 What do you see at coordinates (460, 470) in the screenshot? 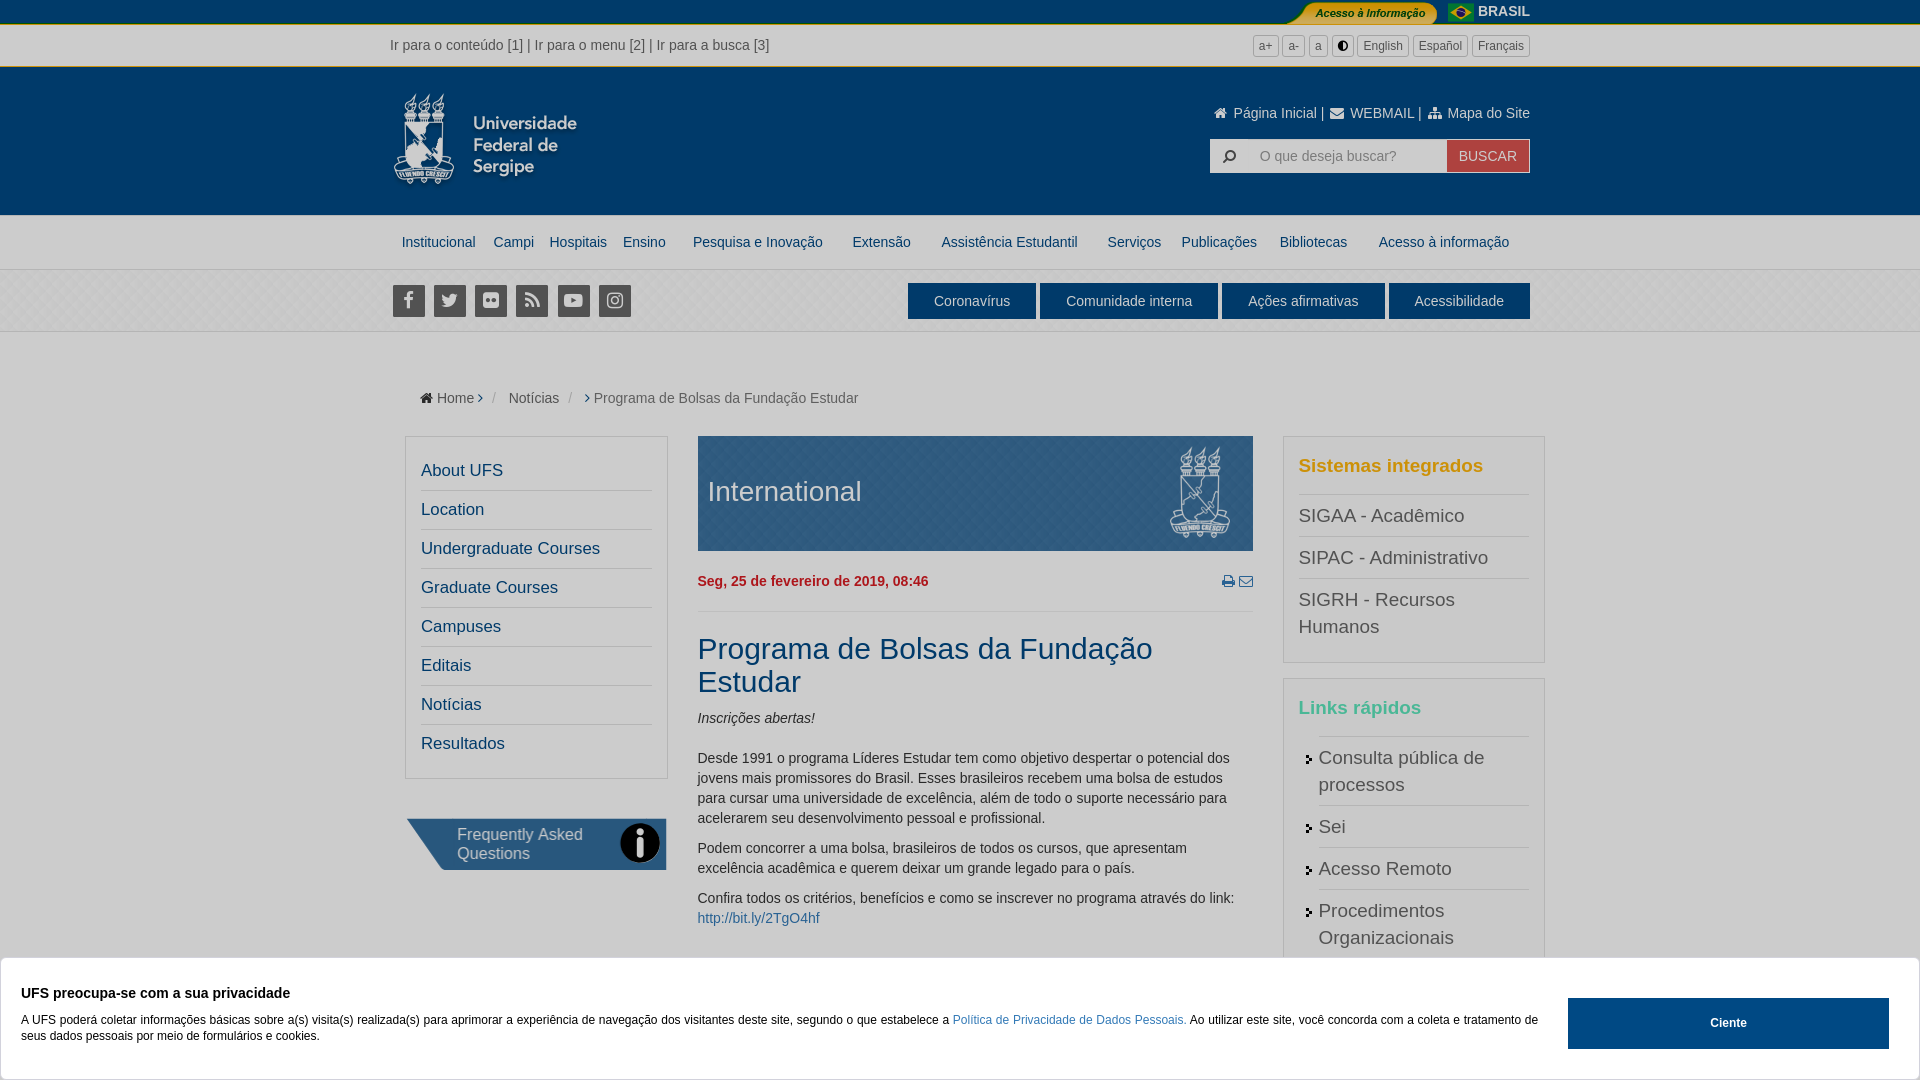
I see `'About UFS'` at bounding box center [460, 470].